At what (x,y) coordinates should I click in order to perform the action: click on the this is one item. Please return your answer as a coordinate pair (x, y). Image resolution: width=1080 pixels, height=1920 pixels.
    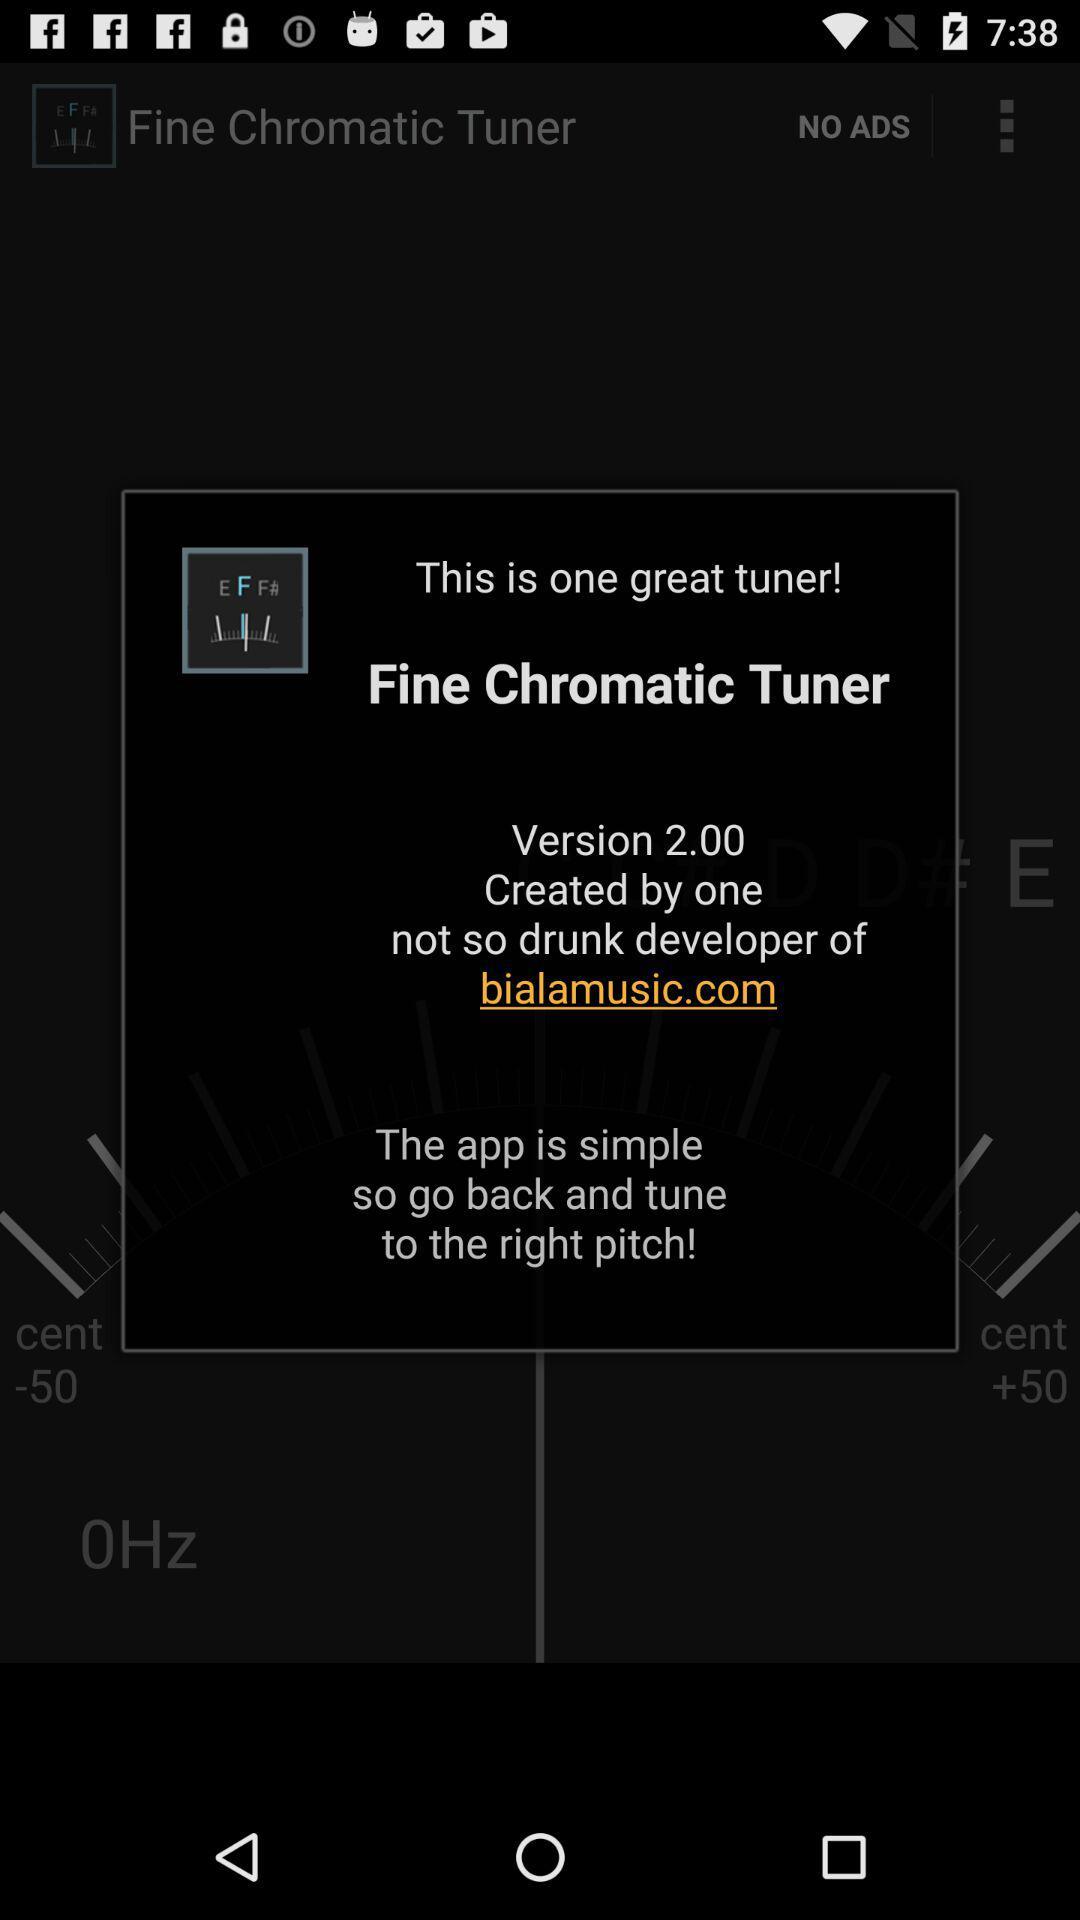
    Looking at the image, I should click on (627, 806).